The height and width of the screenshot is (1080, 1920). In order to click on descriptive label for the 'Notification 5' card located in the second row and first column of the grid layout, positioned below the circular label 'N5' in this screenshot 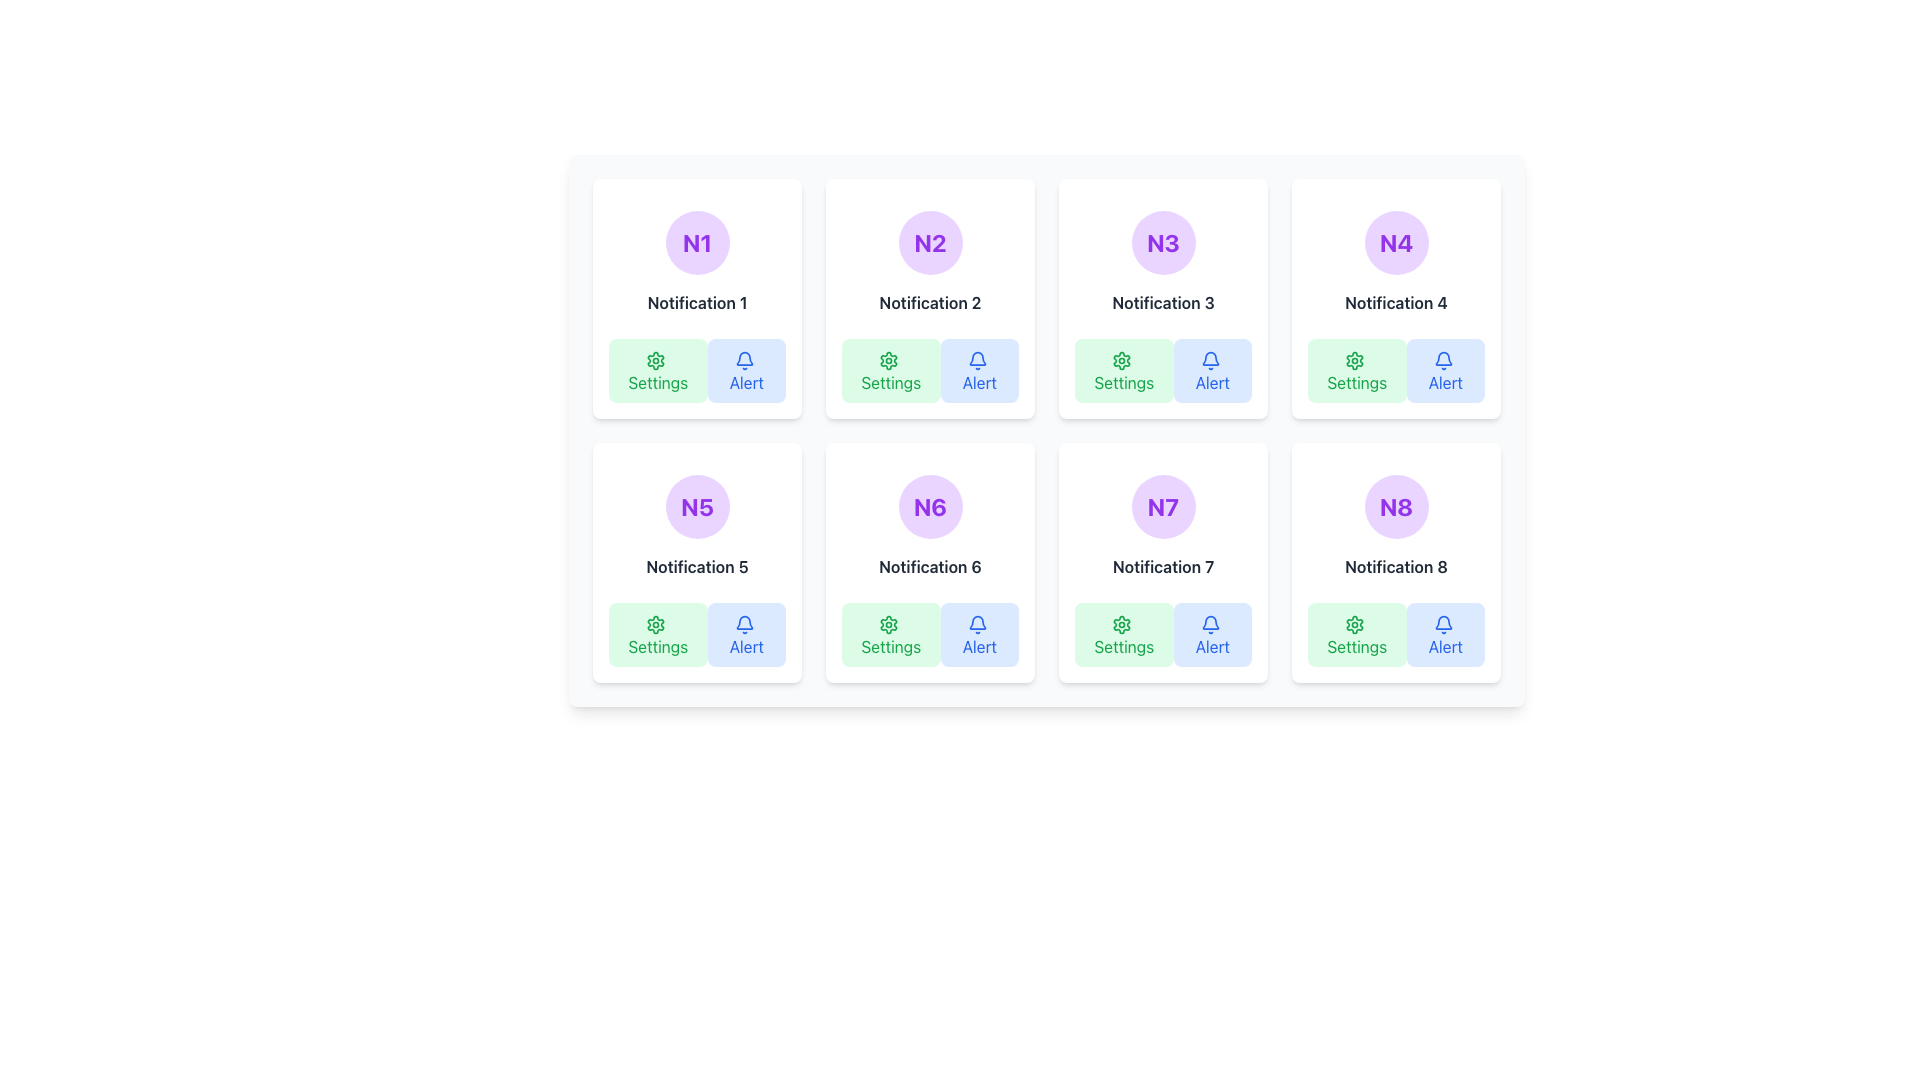, I will do `click(697, 567)`.